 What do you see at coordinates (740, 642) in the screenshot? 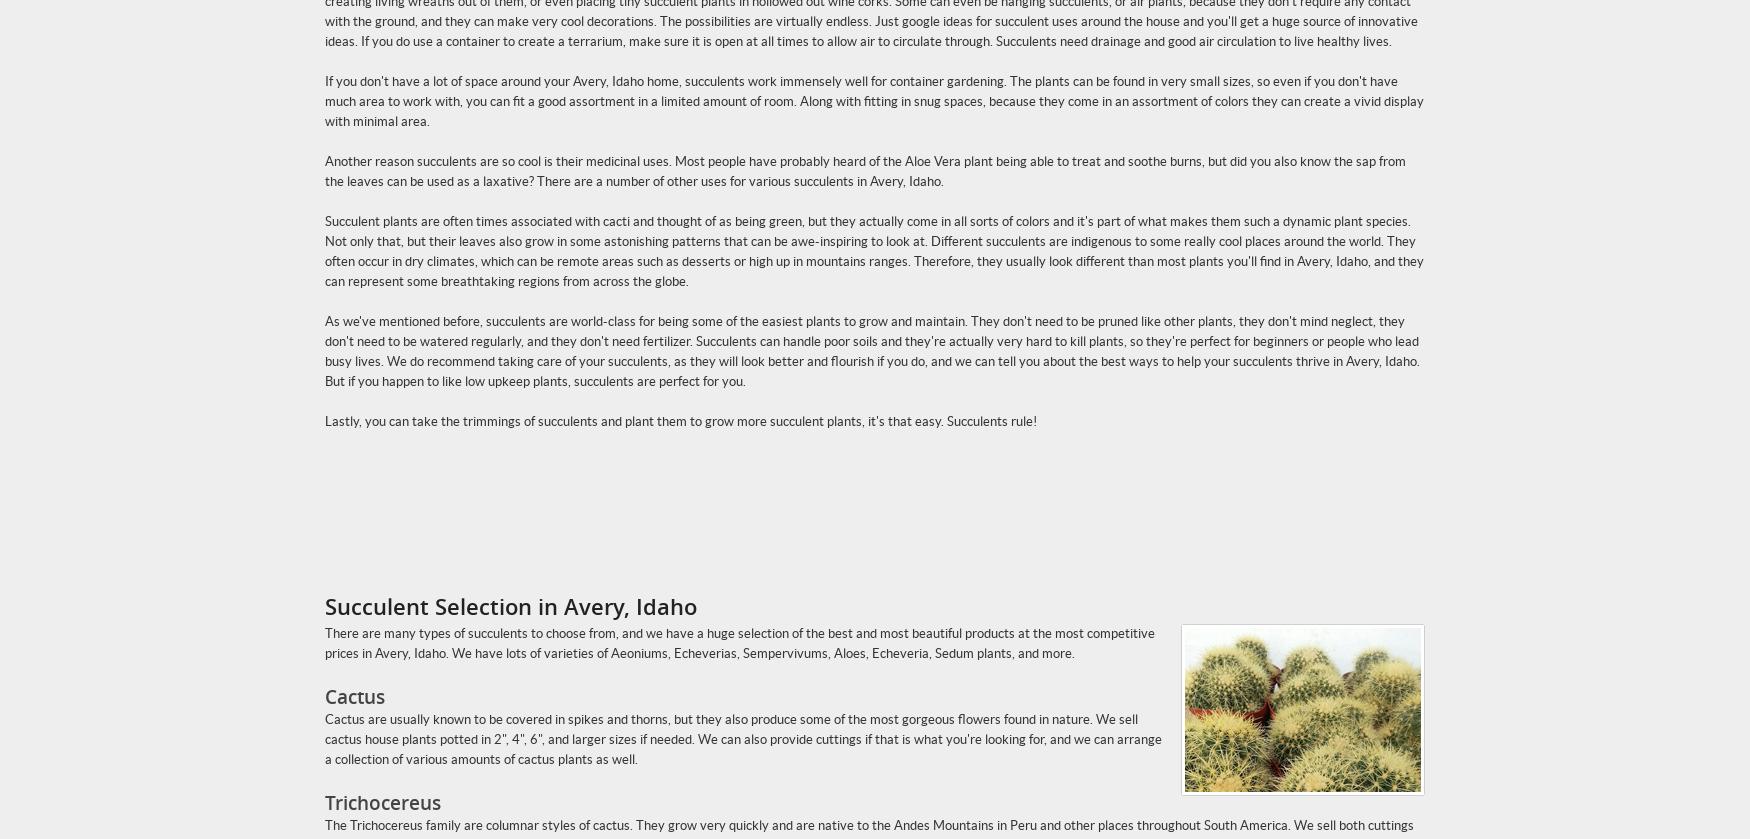
I see `'There are many types of succulents to choose from, and we have a huge selection of the best and most beautiful products at the most competitive prices in Avery, Idaho. We have lots of varieties of Aeoniums, Echeverias, Sempervivums, Aloes, Echeveria, Sedum plants, and more.'` at bounding box center [740, 642].